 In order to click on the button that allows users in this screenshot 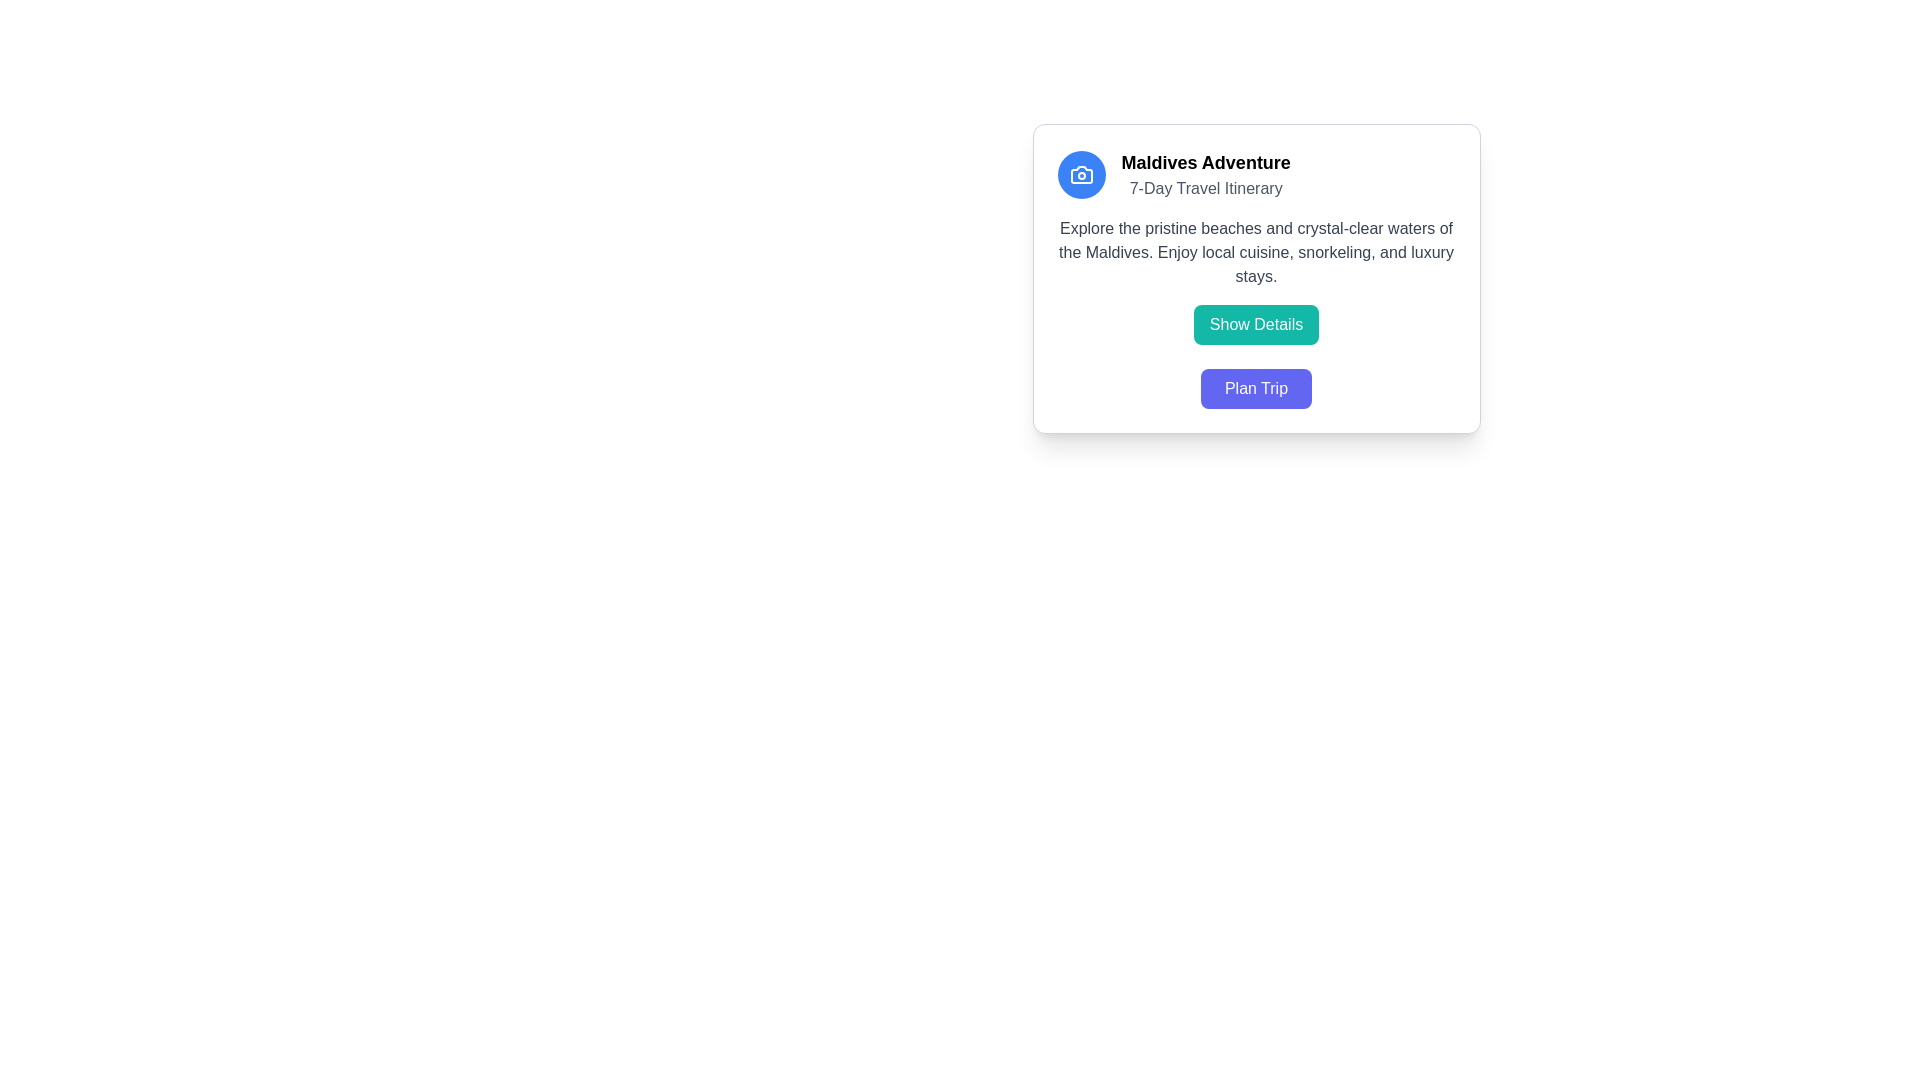, I will do `click(1255, 323)`.